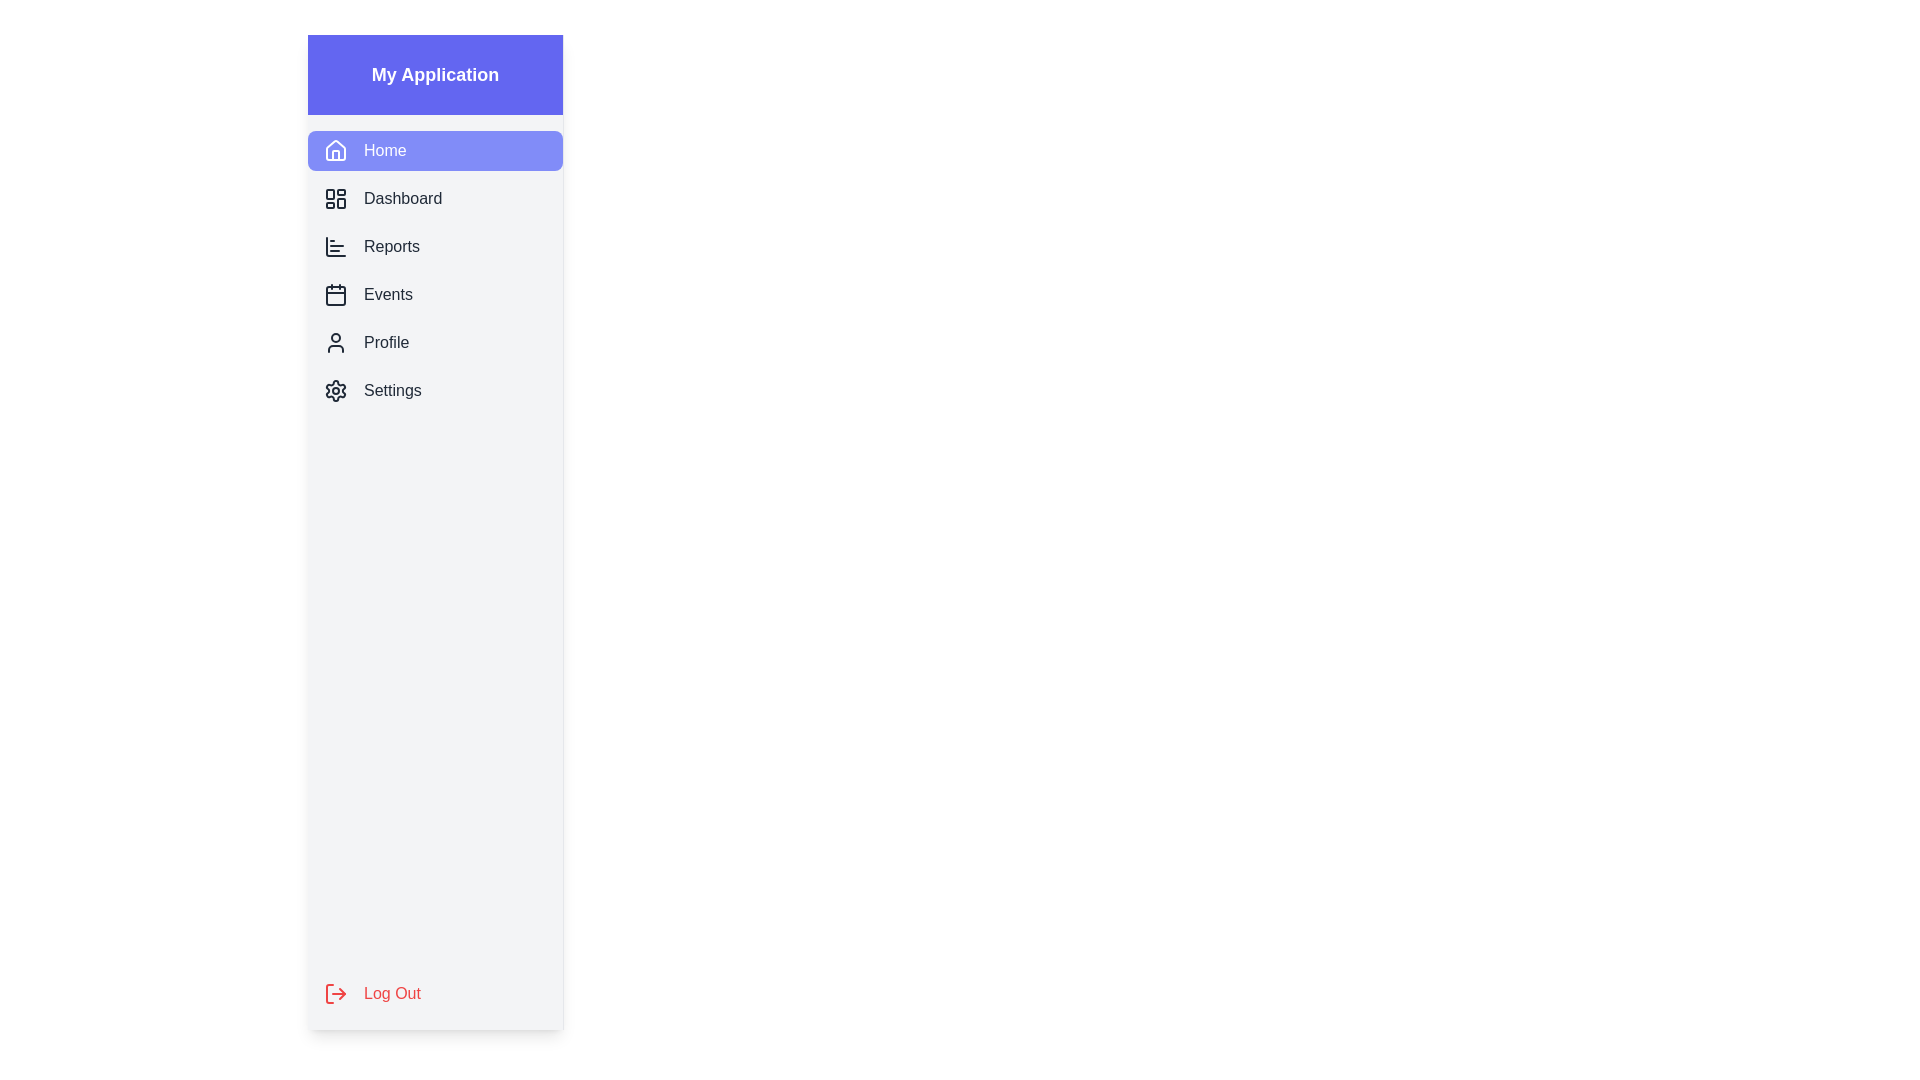 The image size is (1920, 1080). Describe the element at coordinates (434, 342) in the screenshot. I see `the 'Profile' navigation menu item, which is styled with padding and rounded corners and is located between 'Events' and 'Settings' in the sidebar` at that location.